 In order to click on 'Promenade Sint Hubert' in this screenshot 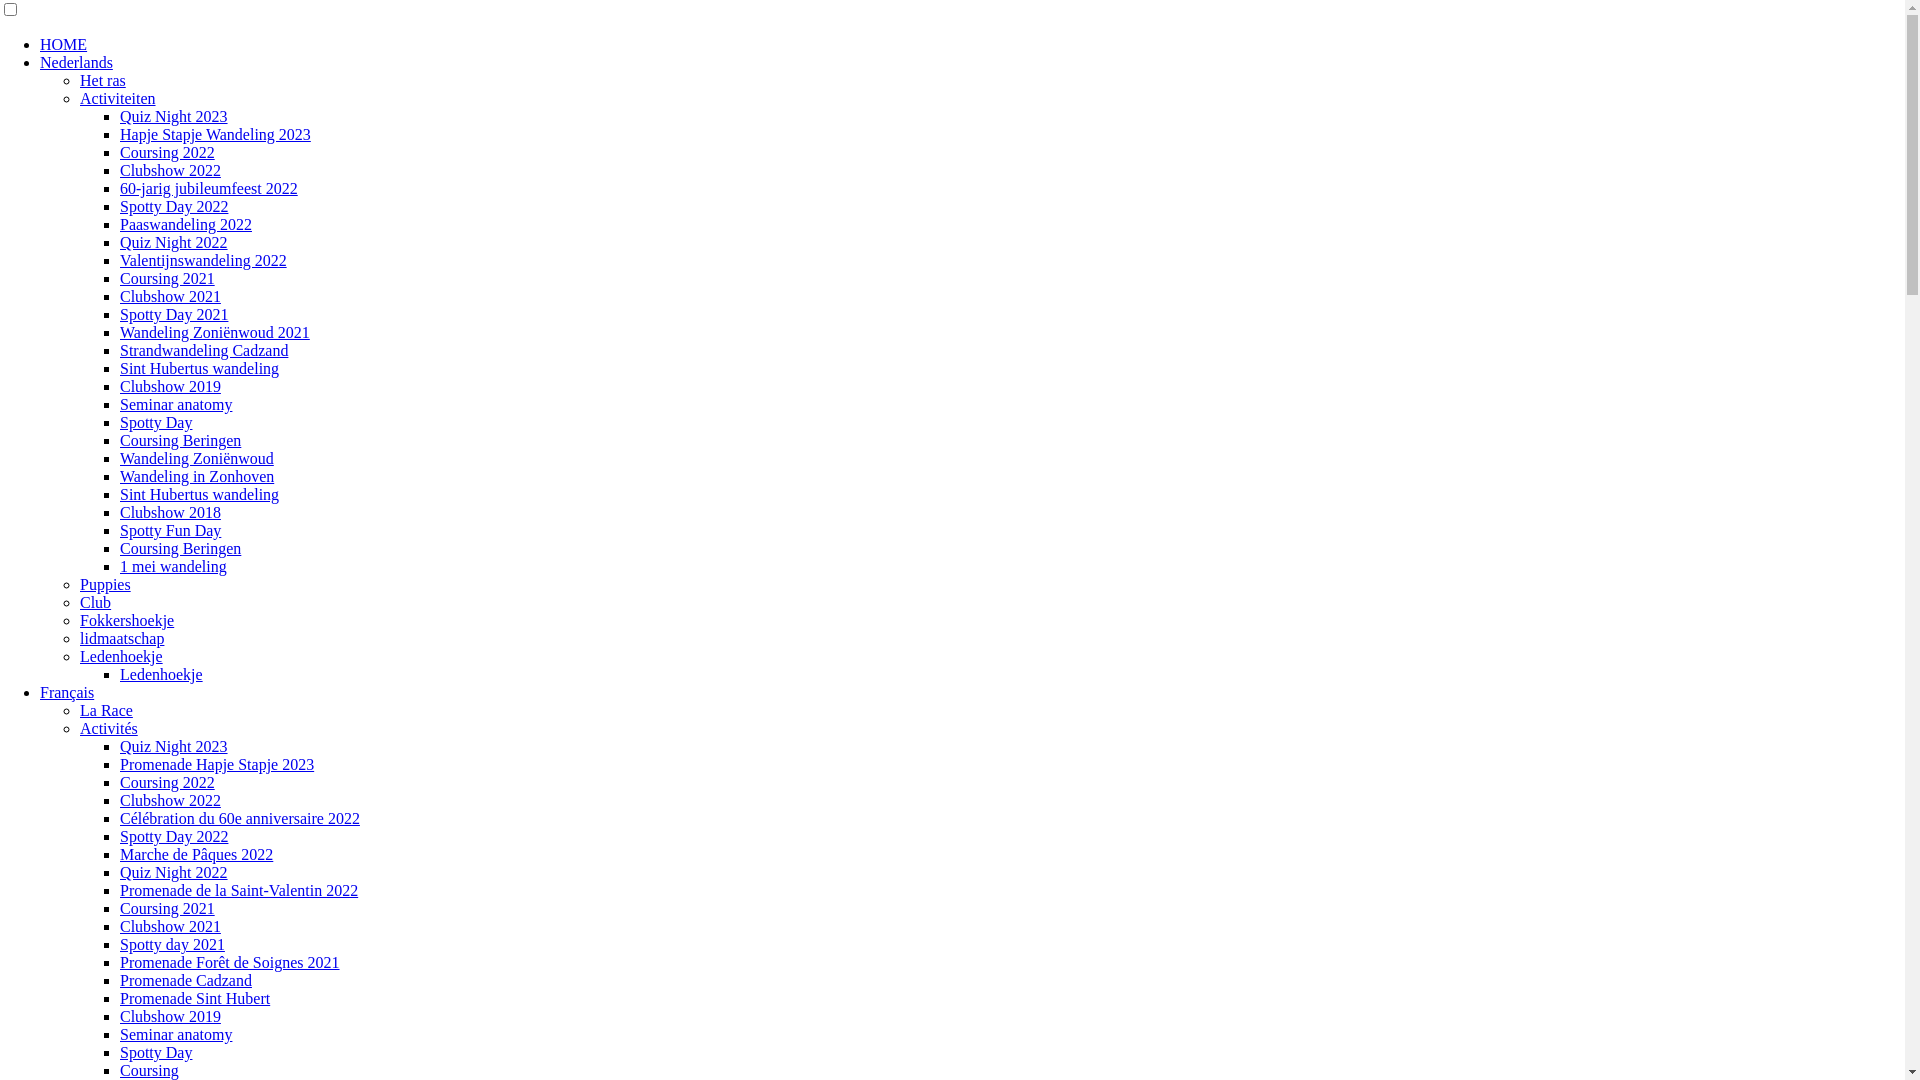, I will do `click(195, 998)`.